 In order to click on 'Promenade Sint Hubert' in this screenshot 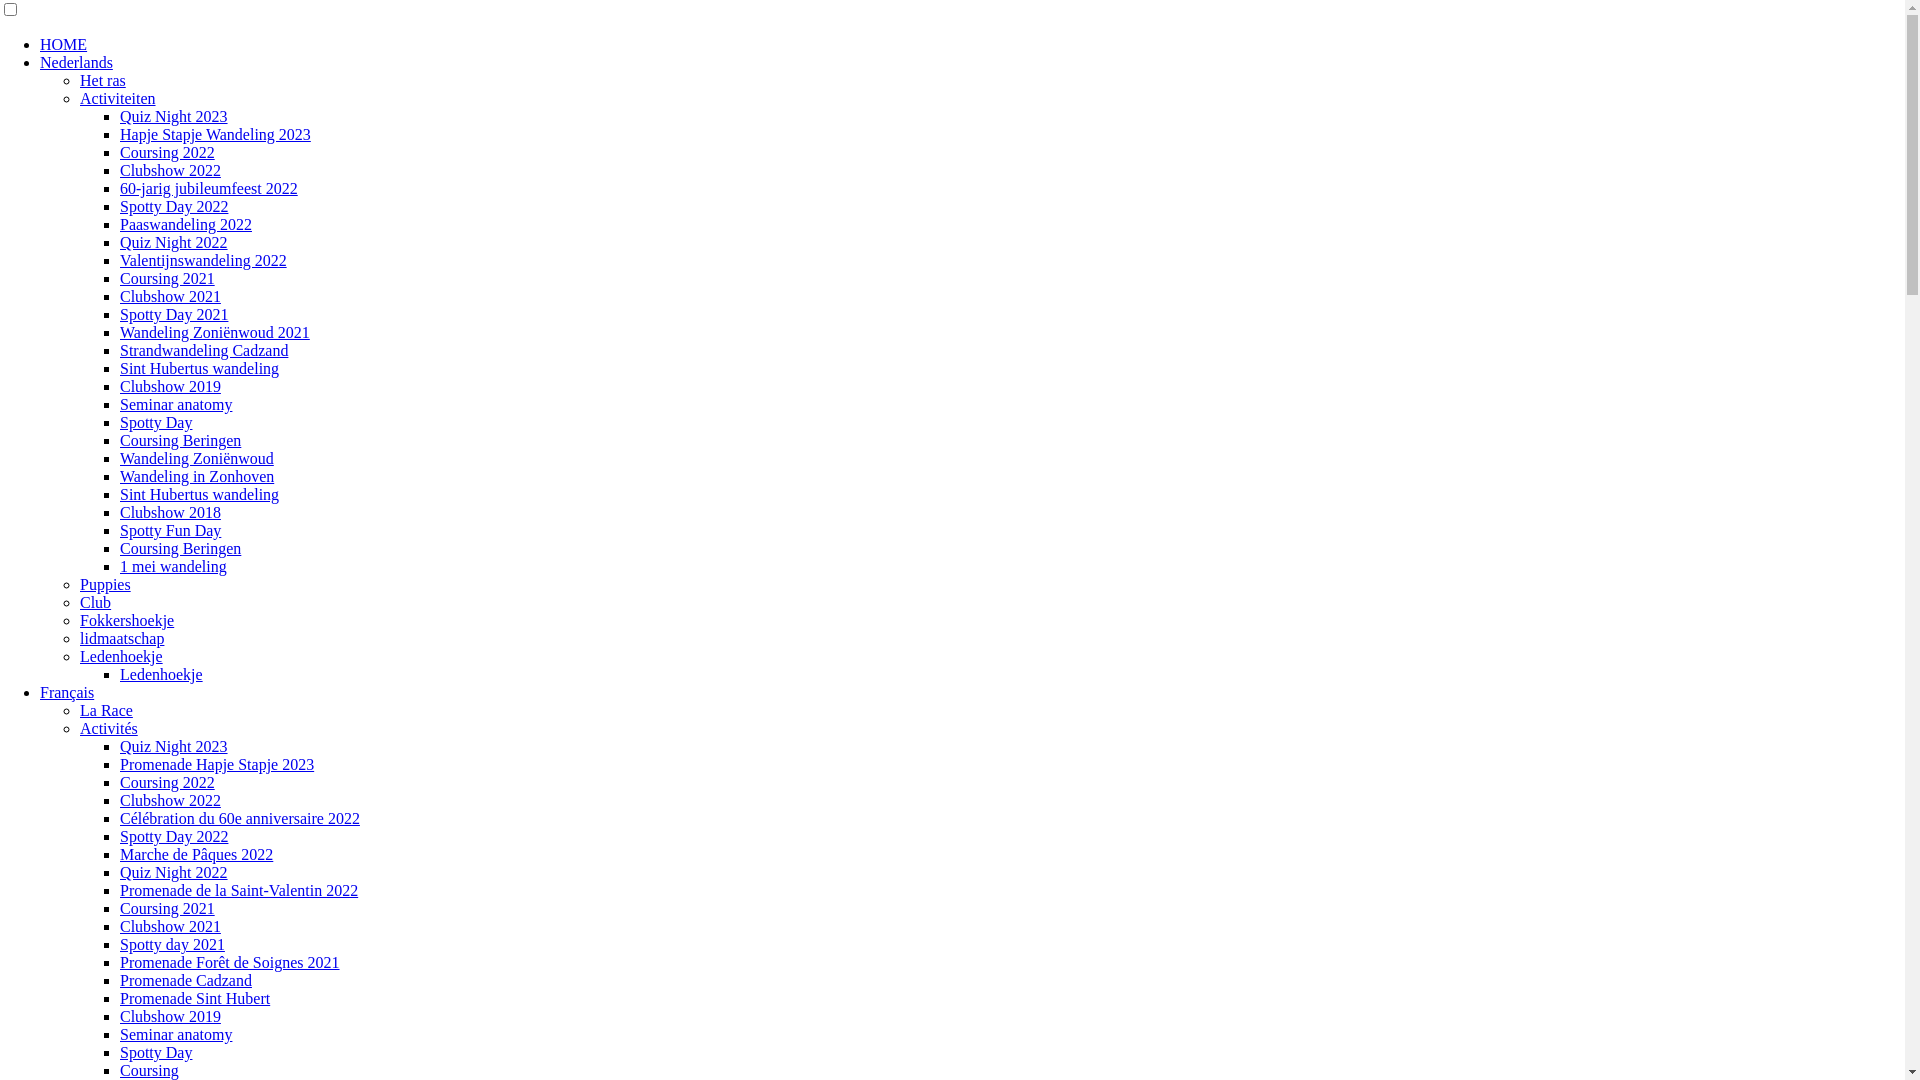, I will do `click(195, 998)`.